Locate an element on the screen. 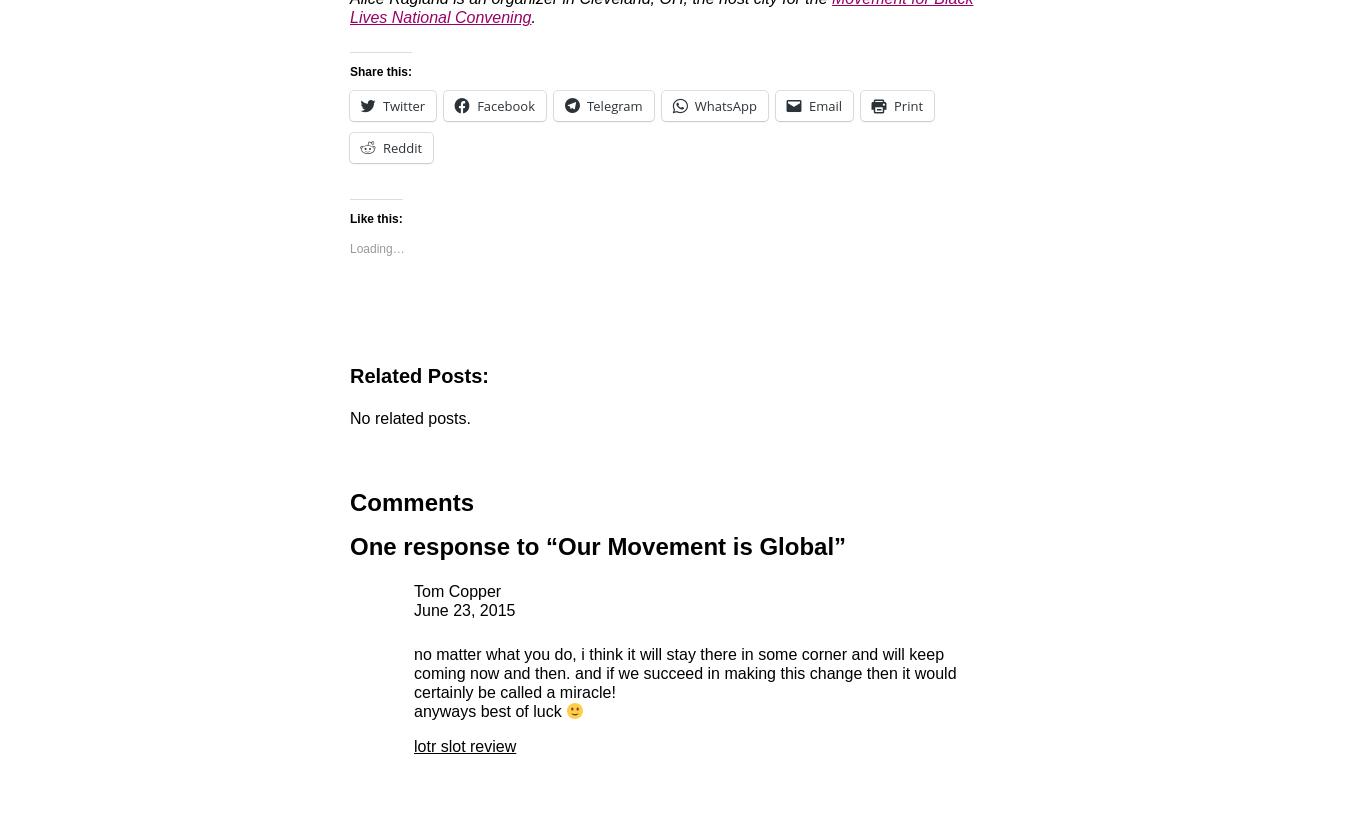 Image resolution: width=1350 pixels, height=817 pixels. 'lotr slot review' is located at coordinates (463, 746).